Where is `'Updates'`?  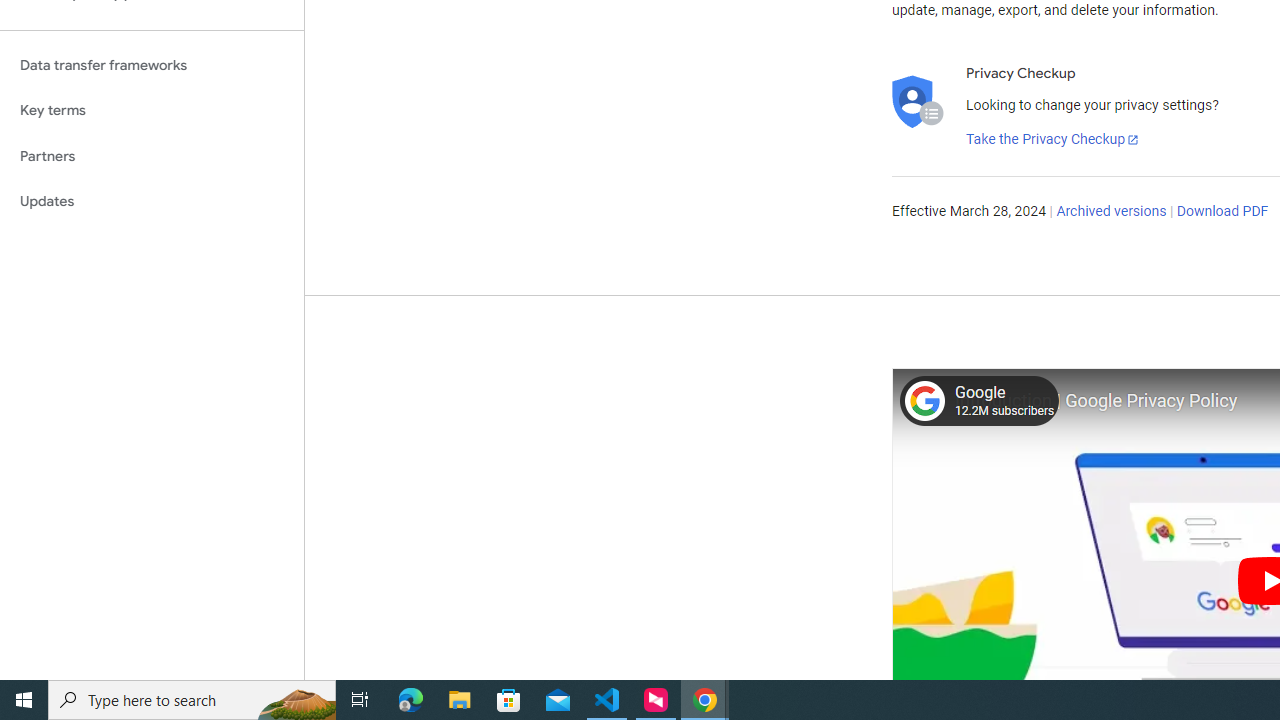
'Updates' is located at coordinates (151, 201).